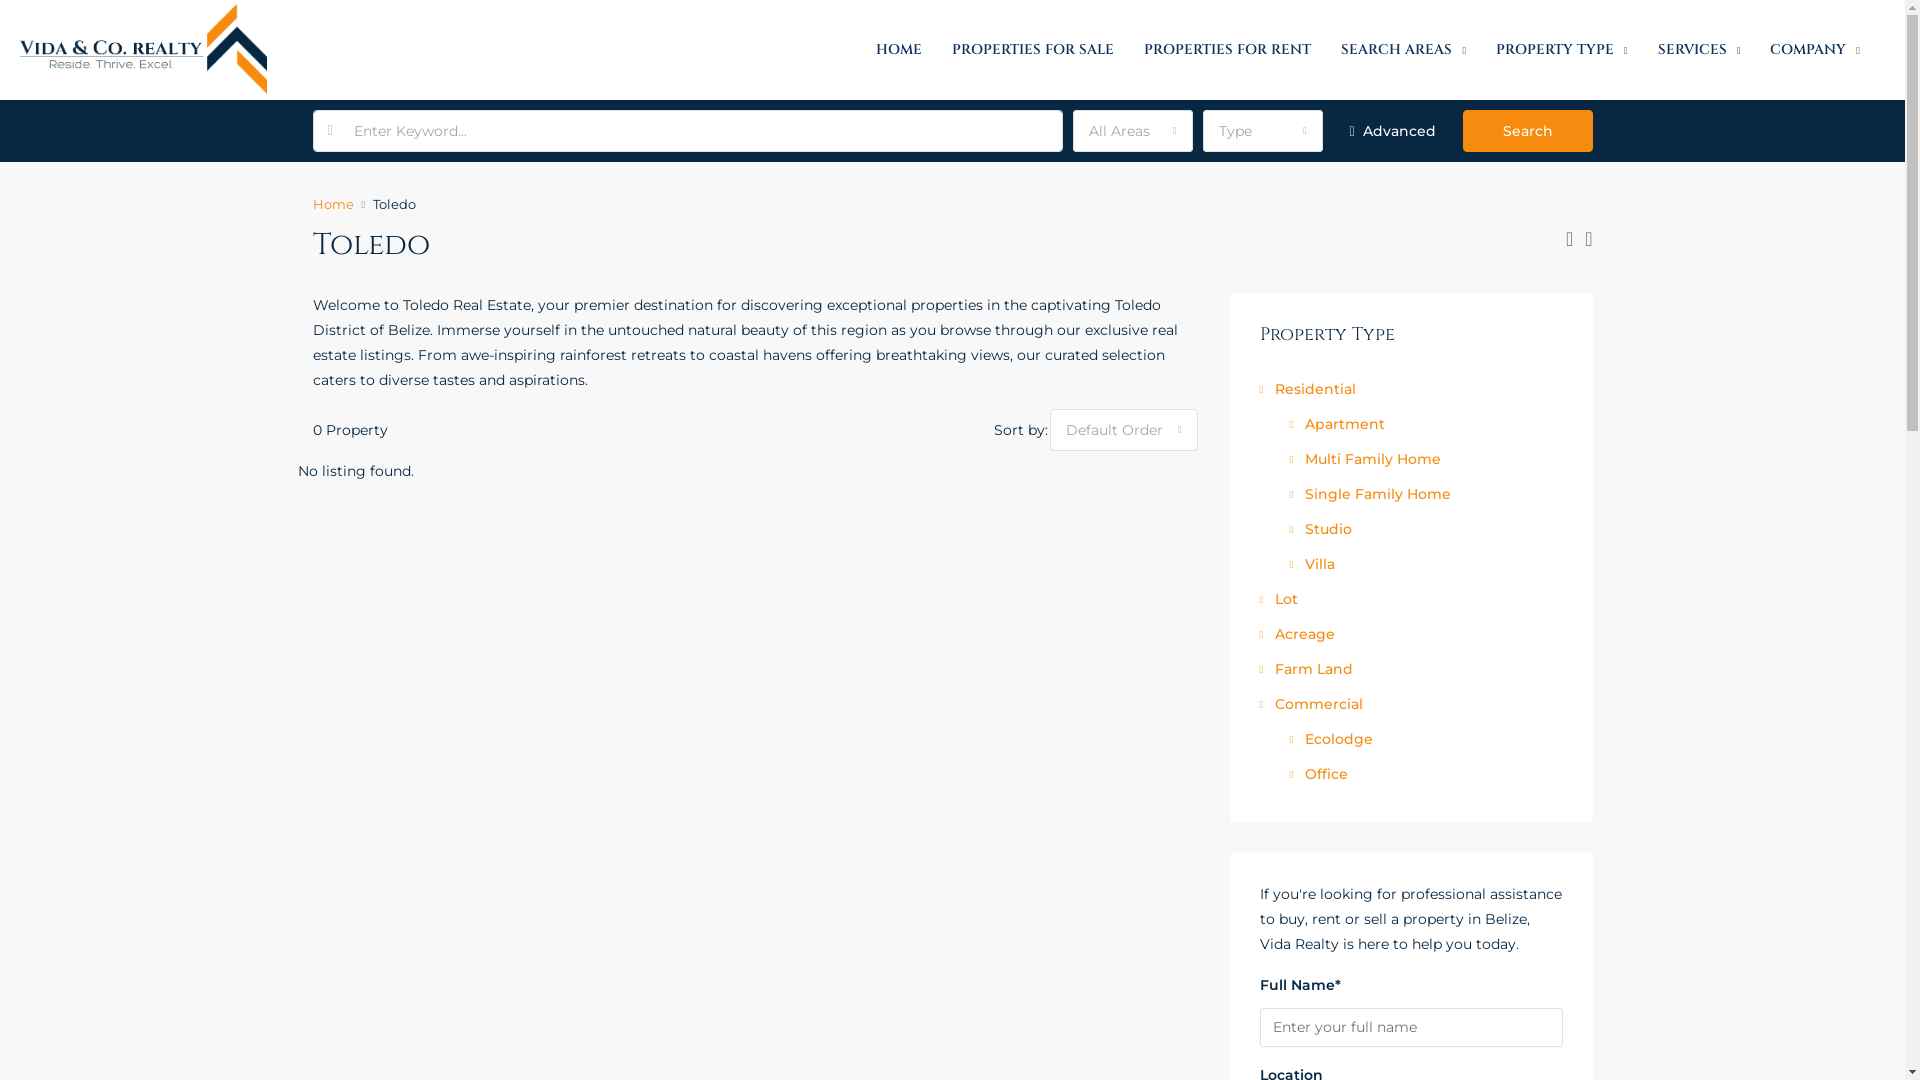  I want to click on 'Farm Land', so click(1258, 668).